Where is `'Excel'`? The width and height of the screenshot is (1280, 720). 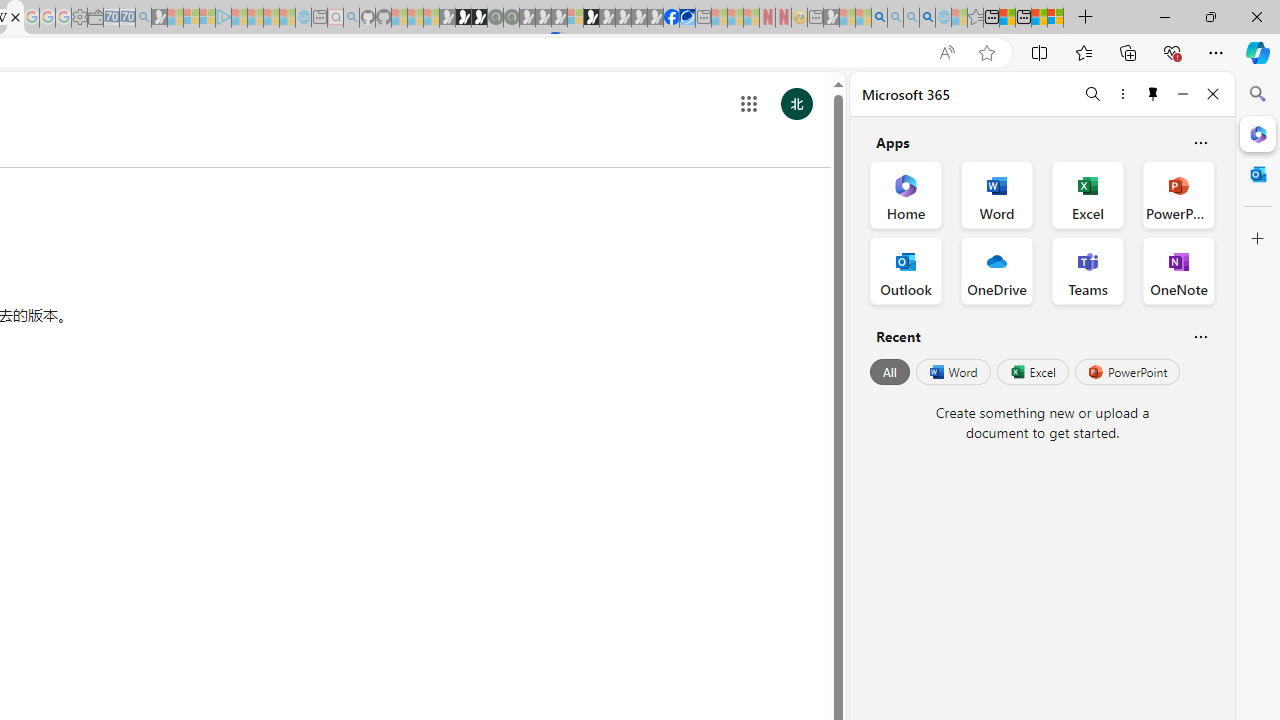
'Excel' is located at coordinates (1032, 372).